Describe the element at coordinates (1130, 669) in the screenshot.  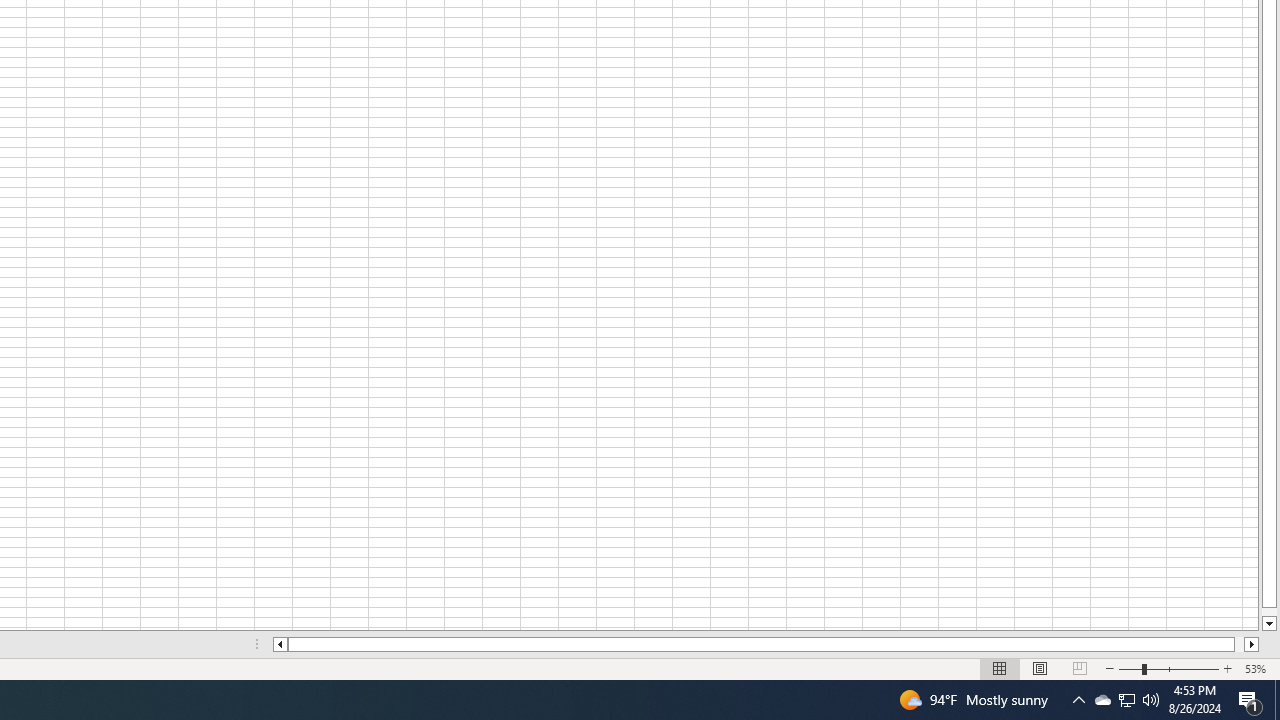
I see `'Zoom Out'` at that location.